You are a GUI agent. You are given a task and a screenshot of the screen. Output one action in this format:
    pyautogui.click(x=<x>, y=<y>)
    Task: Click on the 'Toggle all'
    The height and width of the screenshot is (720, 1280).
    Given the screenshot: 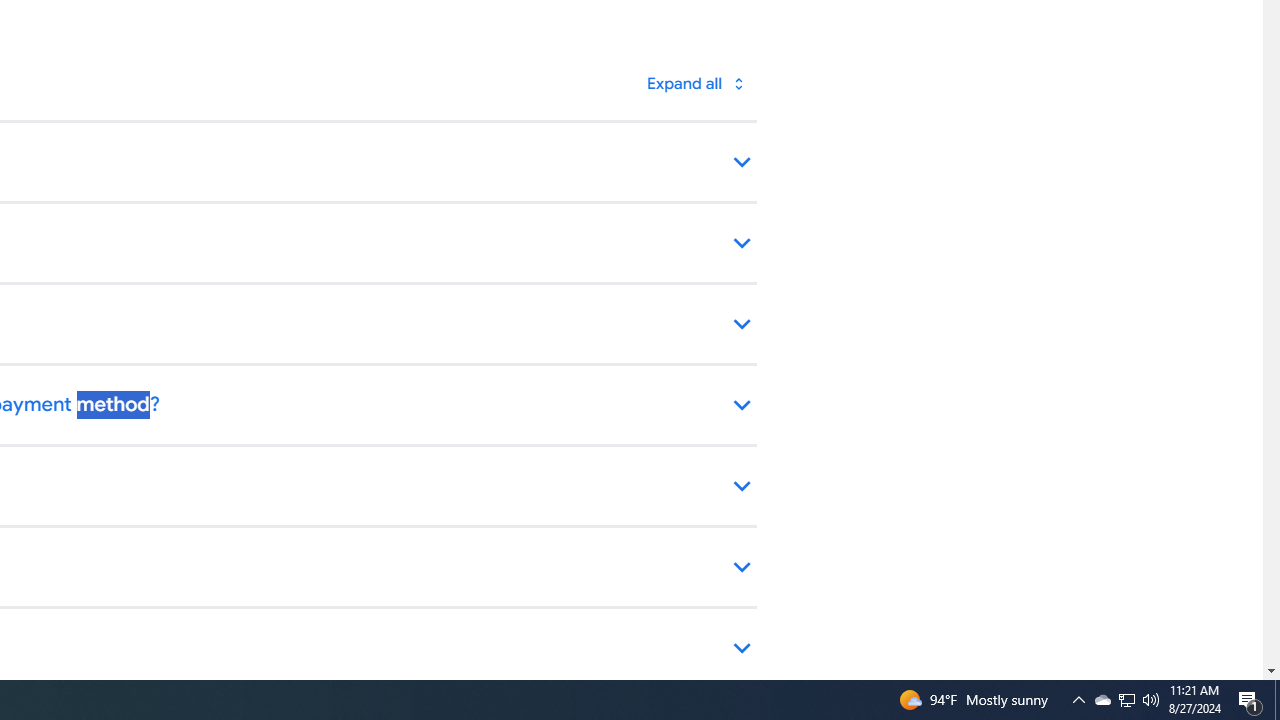 What is the action you would take?
    pyautogui.click(x=695, y=82)
    